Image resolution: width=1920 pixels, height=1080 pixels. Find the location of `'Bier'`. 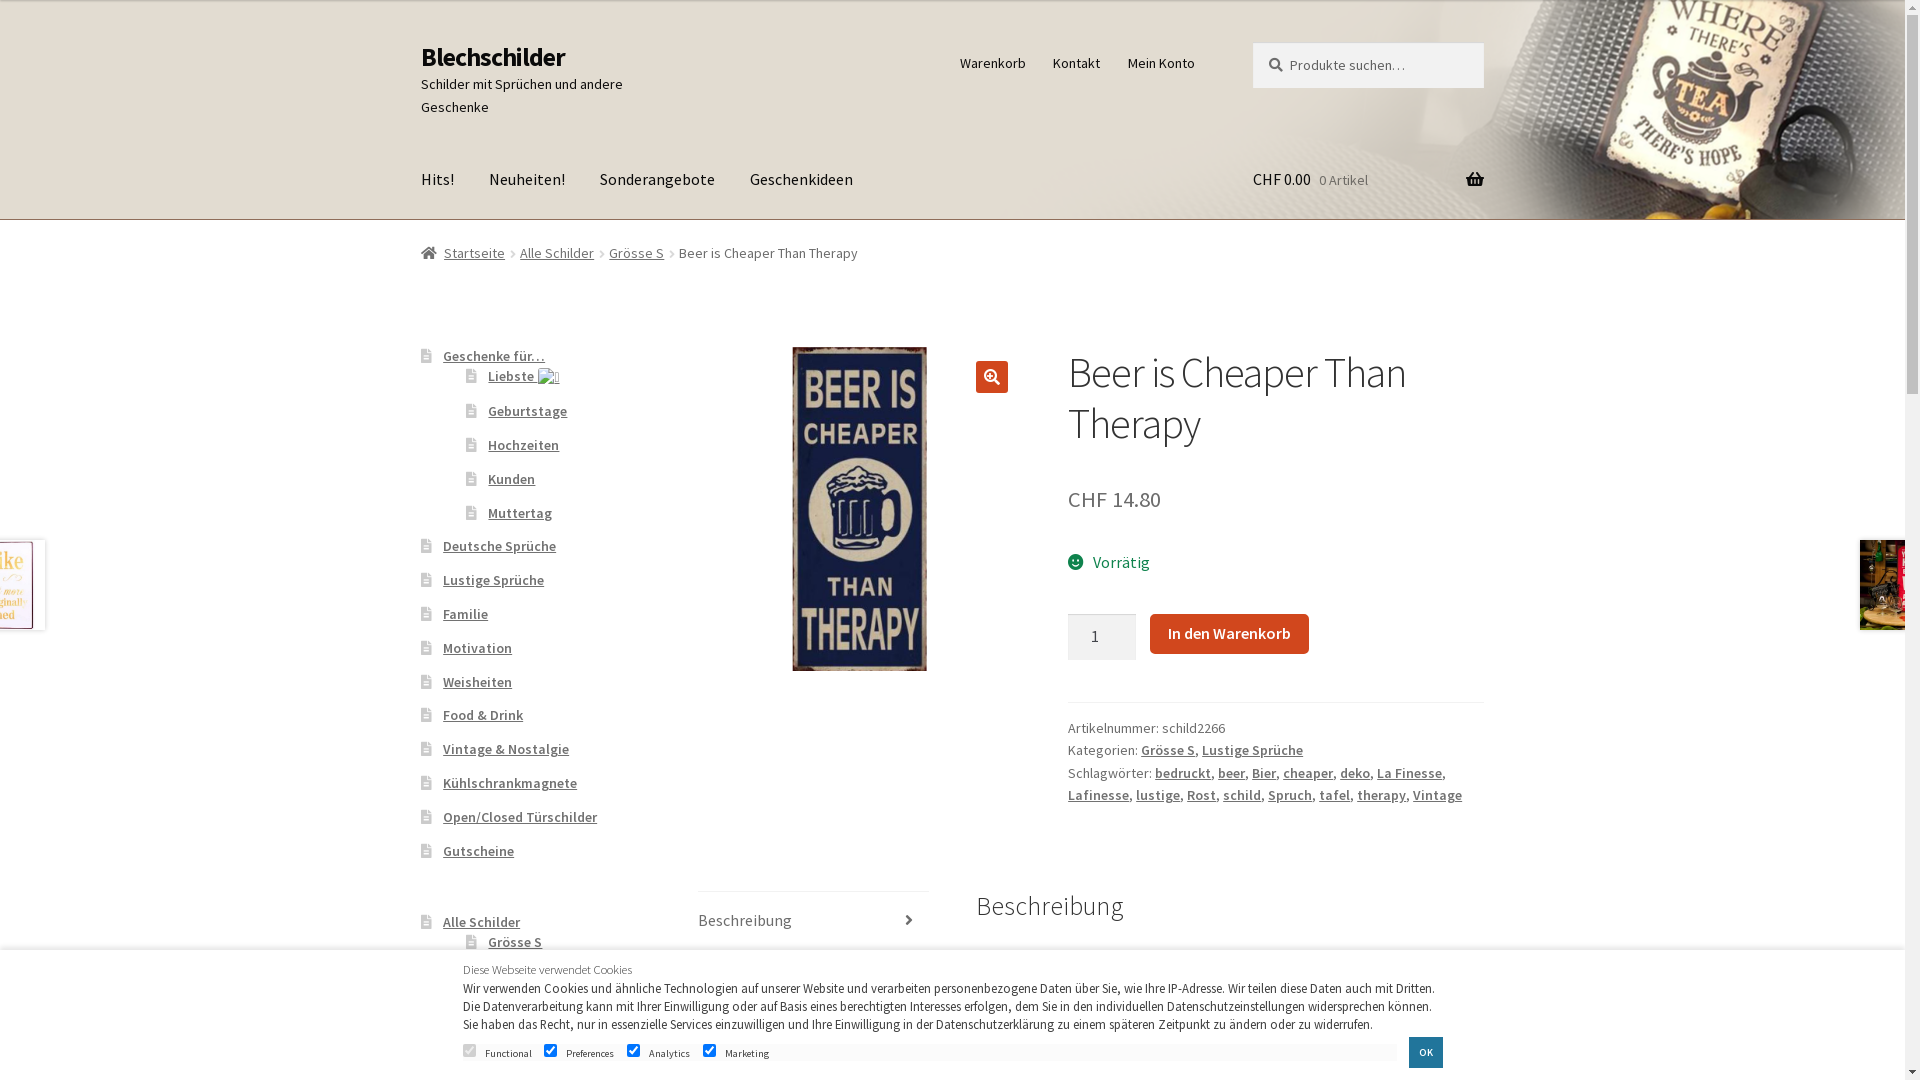

'Bier' is located at coordinates (1262, 771).